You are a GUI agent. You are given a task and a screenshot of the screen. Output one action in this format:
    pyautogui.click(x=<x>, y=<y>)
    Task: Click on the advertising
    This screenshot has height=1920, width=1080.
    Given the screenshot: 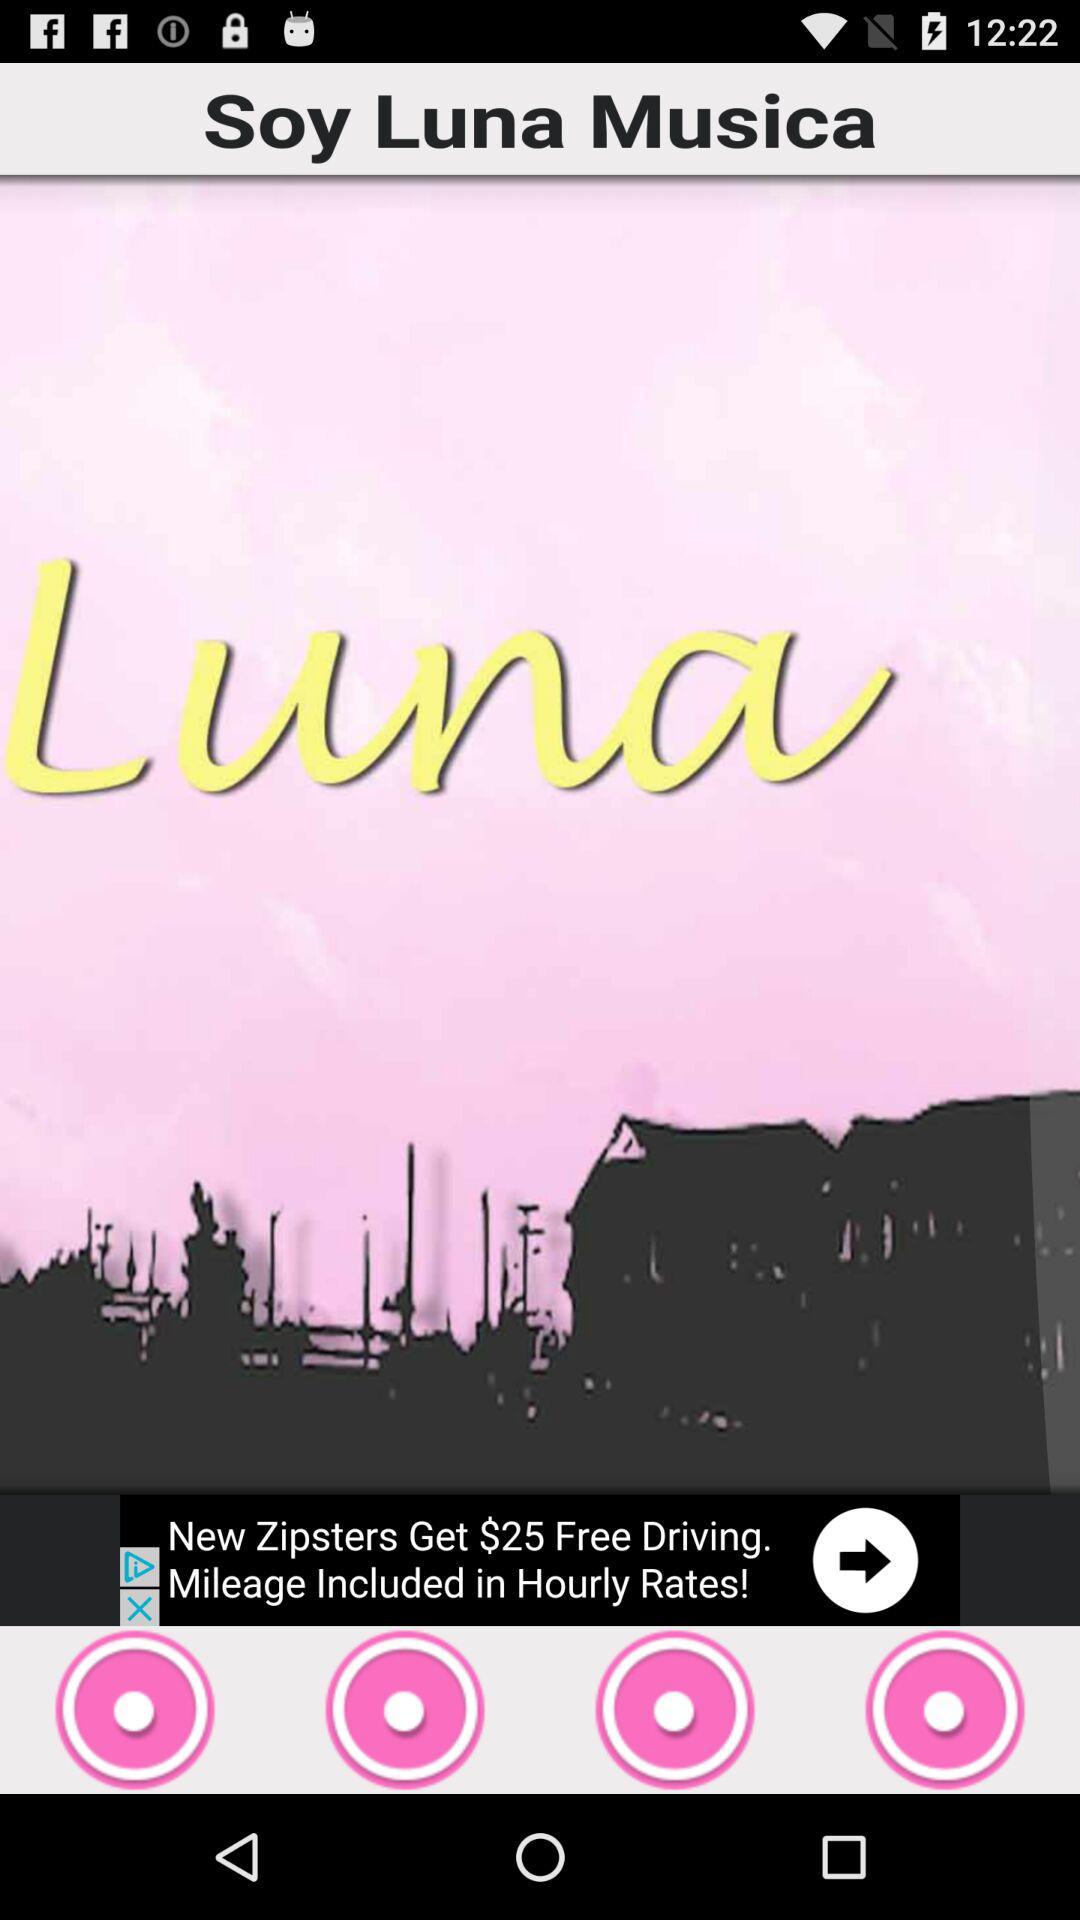 What is the action you would take?
    pyautogui.click(x=540, y=1559)
    